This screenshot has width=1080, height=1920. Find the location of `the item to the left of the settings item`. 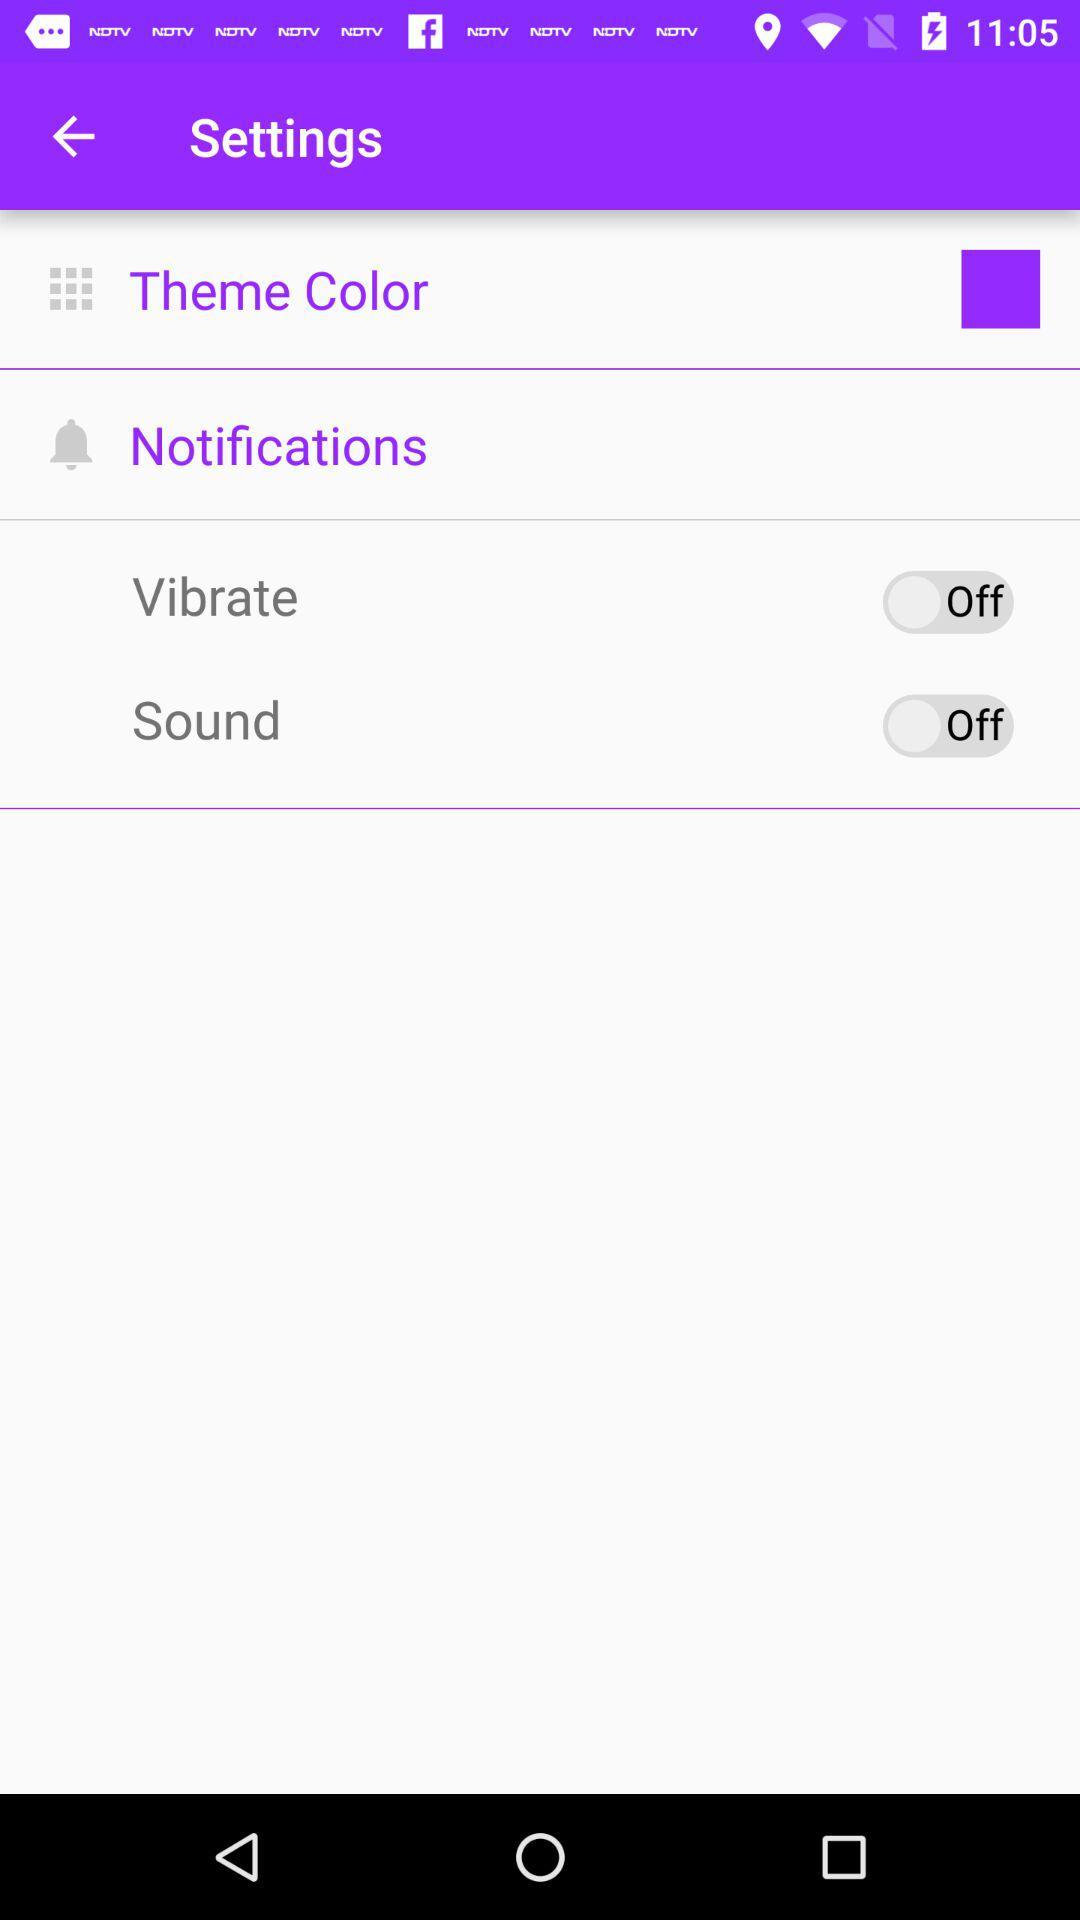

the item to the left of the settings item is located at coordinates (72, 135).